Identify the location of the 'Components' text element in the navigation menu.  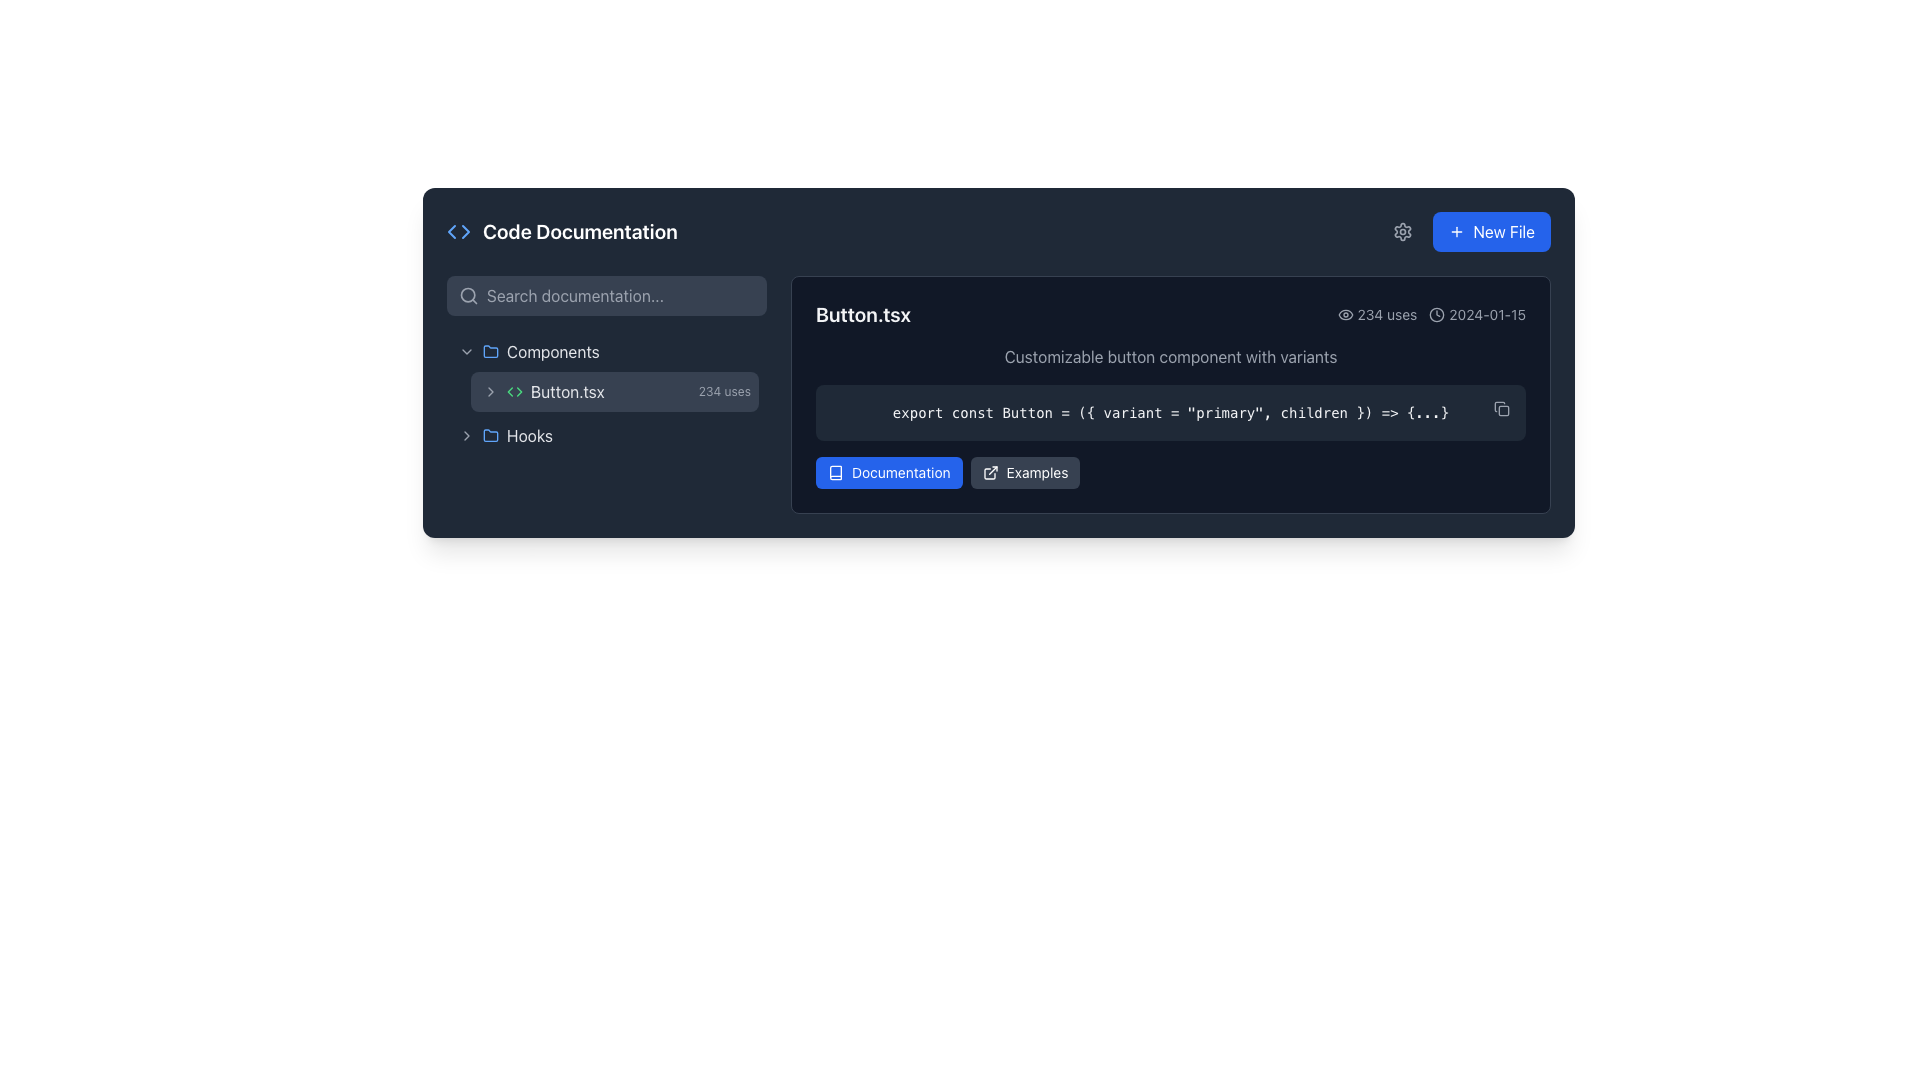
(553, 350).